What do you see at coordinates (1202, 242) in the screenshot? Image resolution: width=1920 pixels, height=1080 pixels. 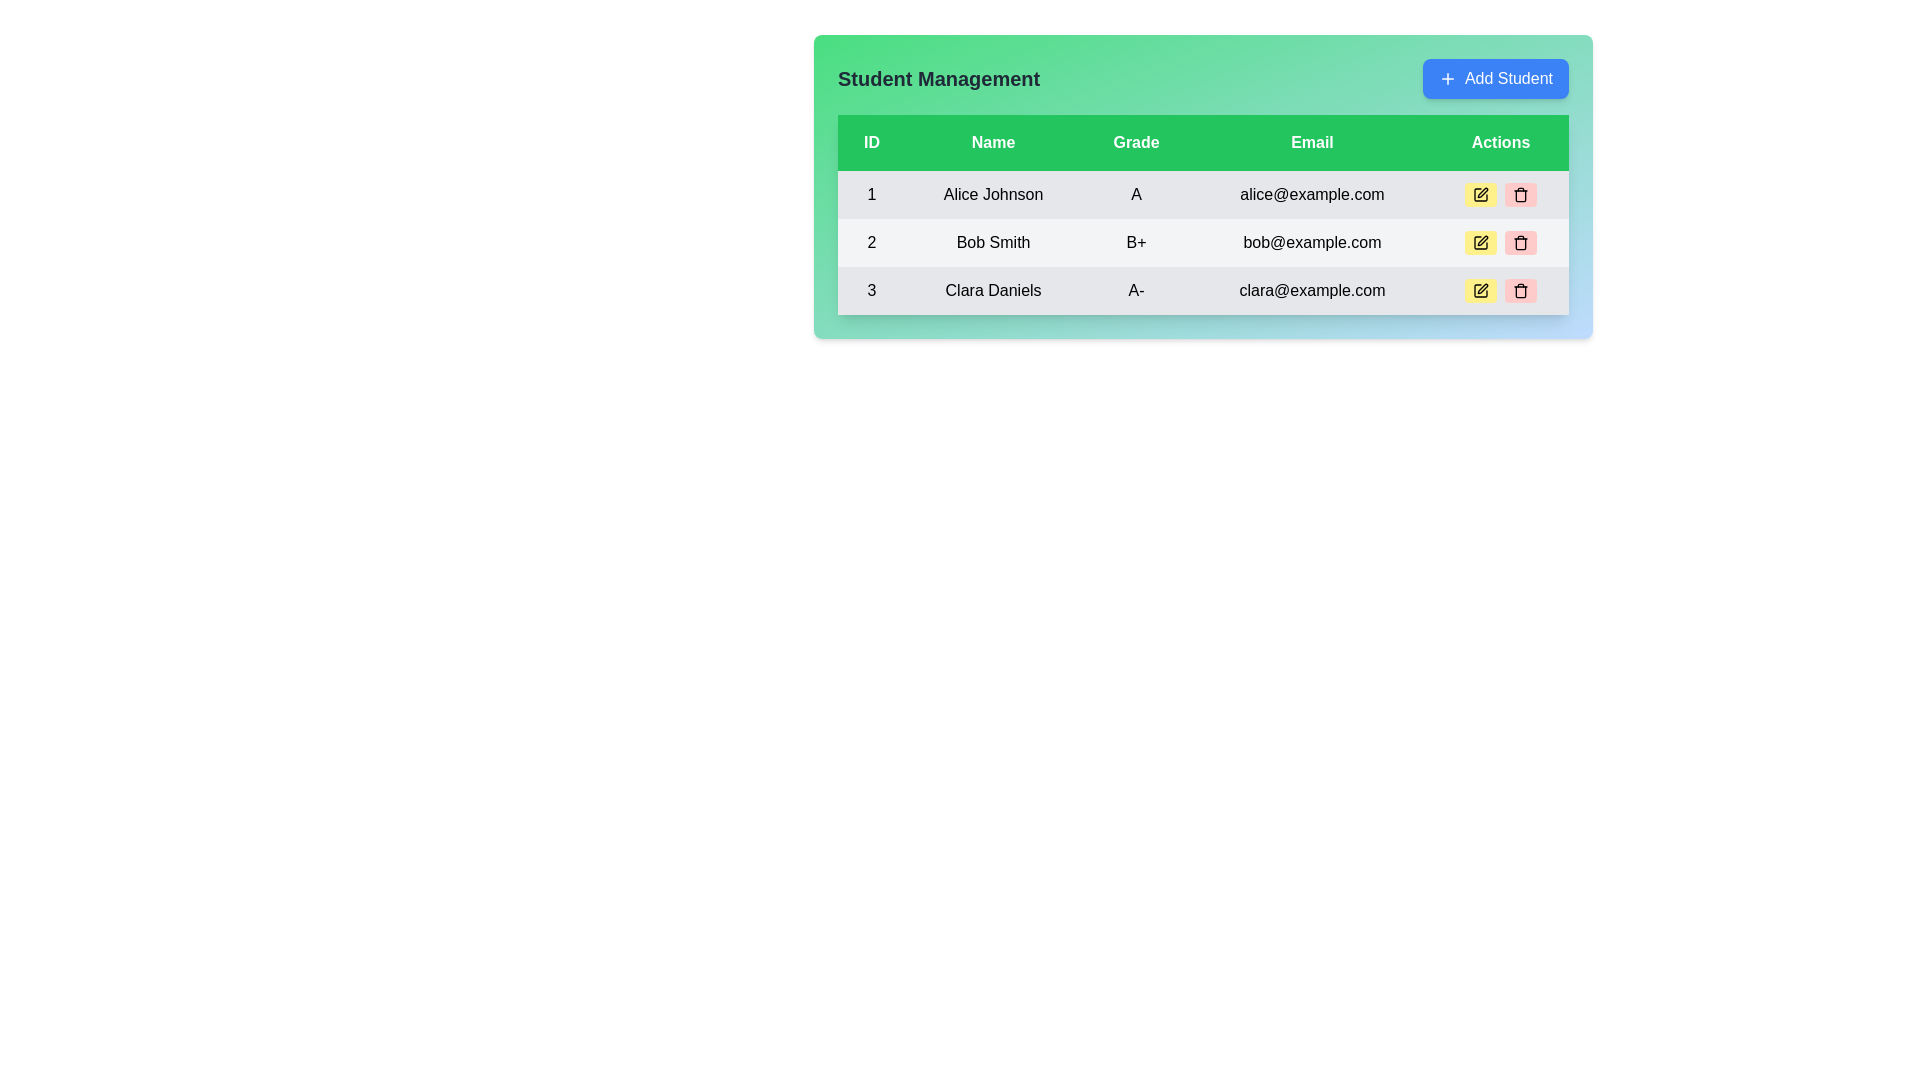 I see `the highlighted second row in the data table displaying '2', 'Bob Smith', 'B+', and 'bob@example.com' in the 'Student Management' section` at bounding box center [1202, 242].